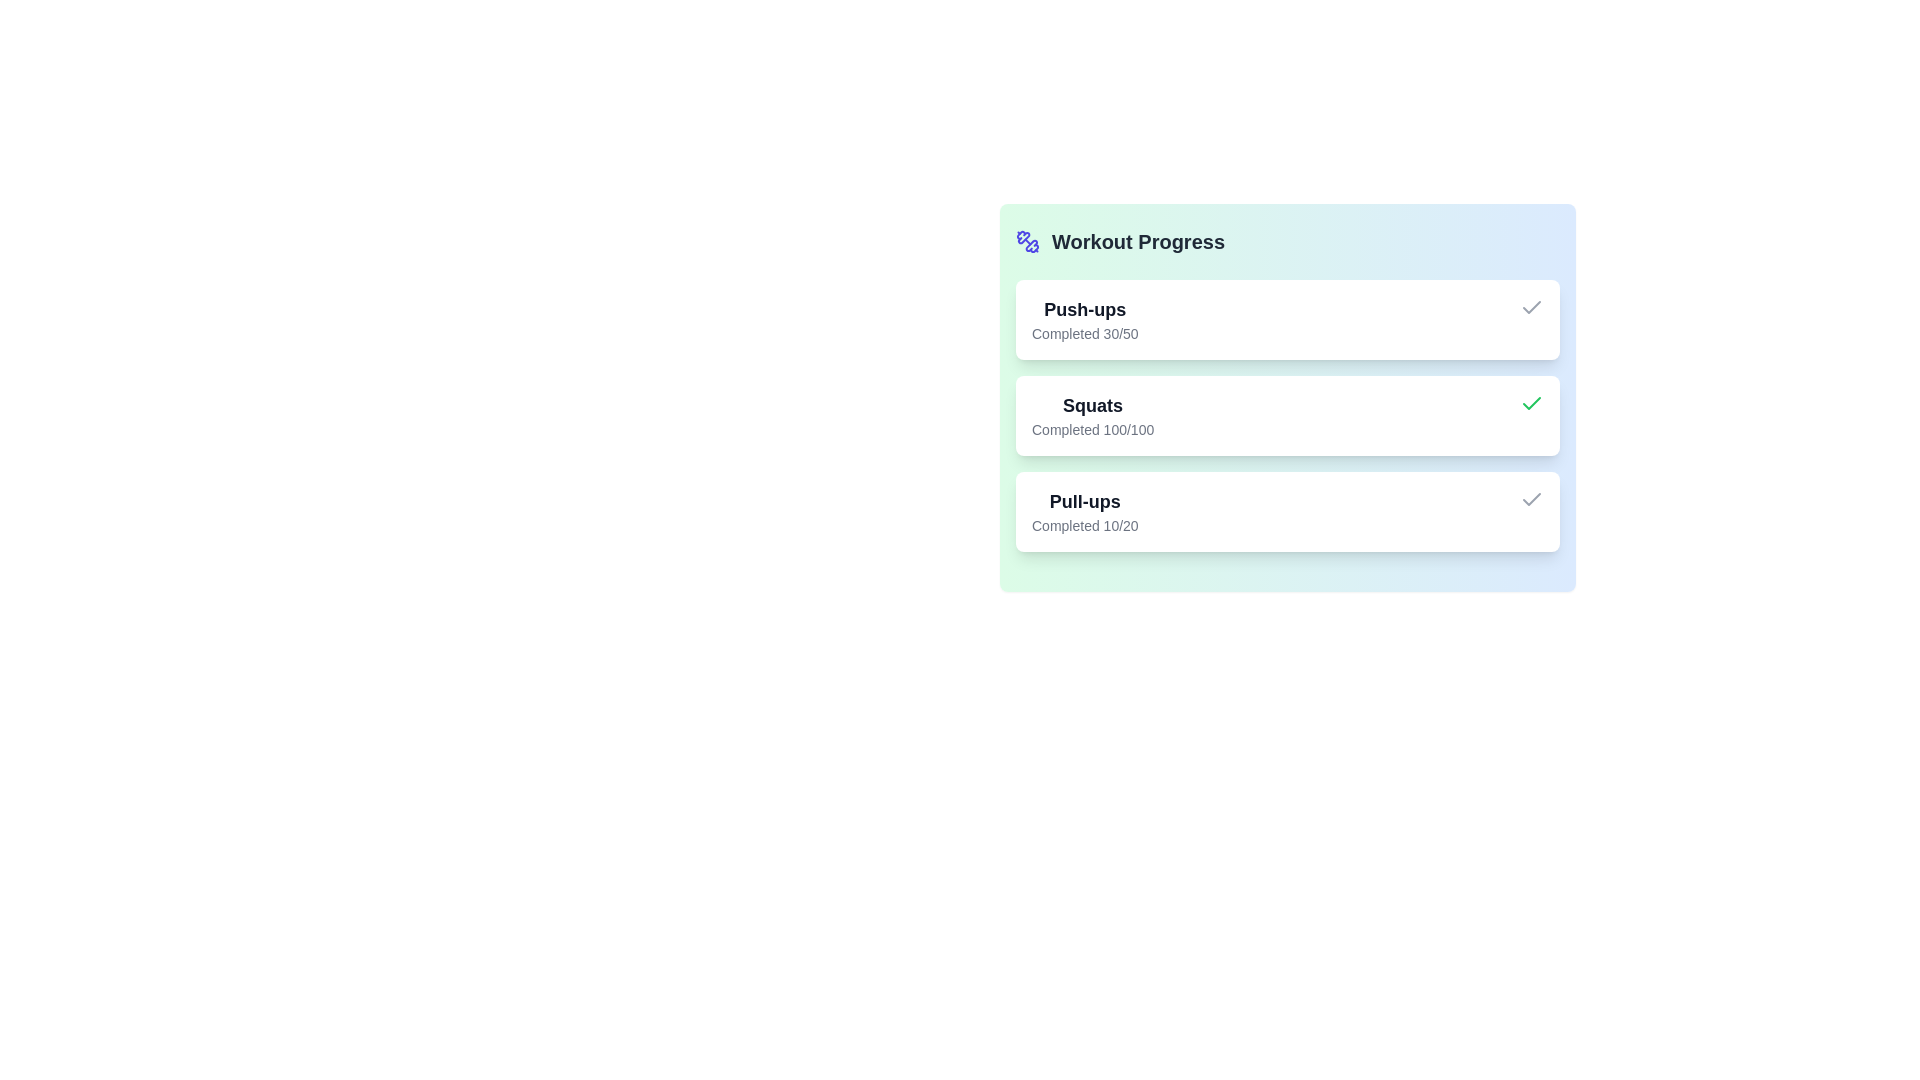  Describe the element at coordinates (1084, 511) in the screenshot. I see `the text block titled 'Pull-ups' that shows 'Completed 10/20' in the 'Workout Progress' list` at that location.